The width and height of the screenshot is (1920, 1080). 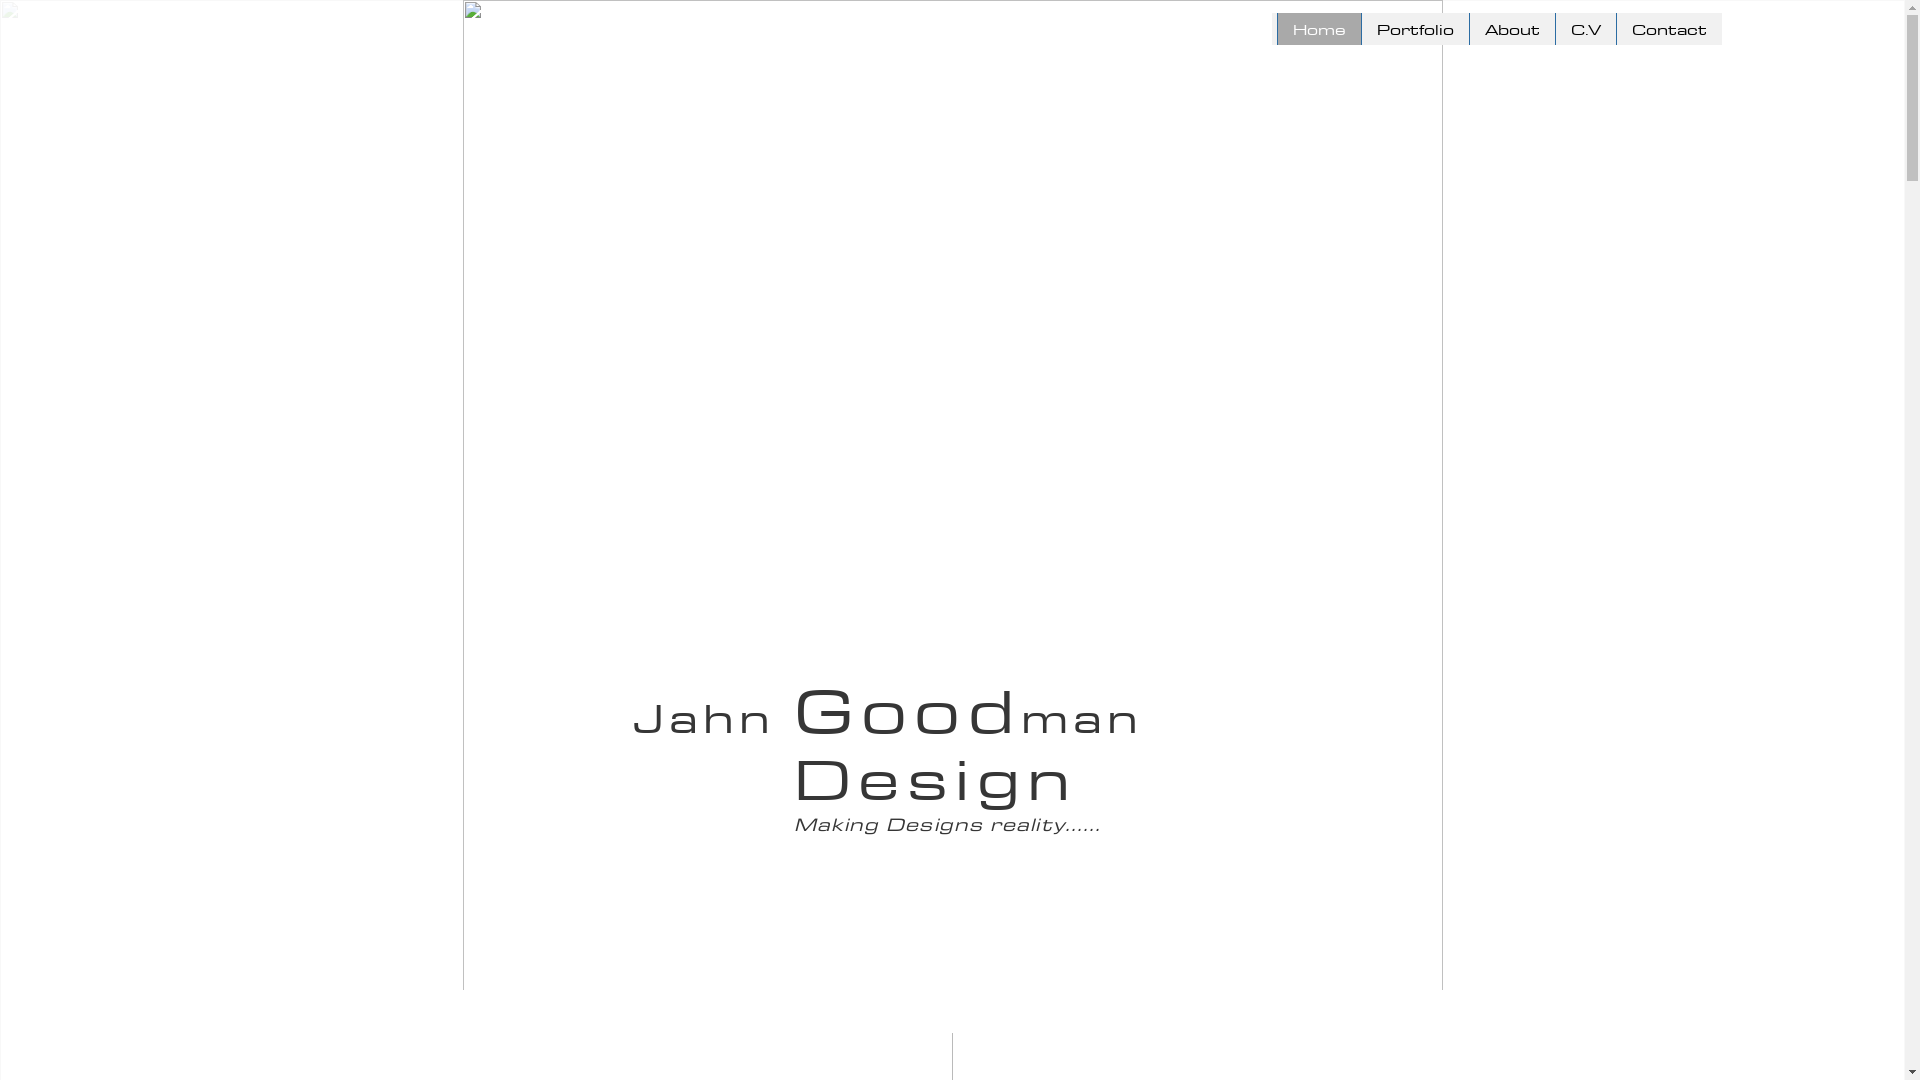 What do you see at coordinates (1318, 29) in the screenshot?
I see `'Home'` at bounding box center [1318, 29].